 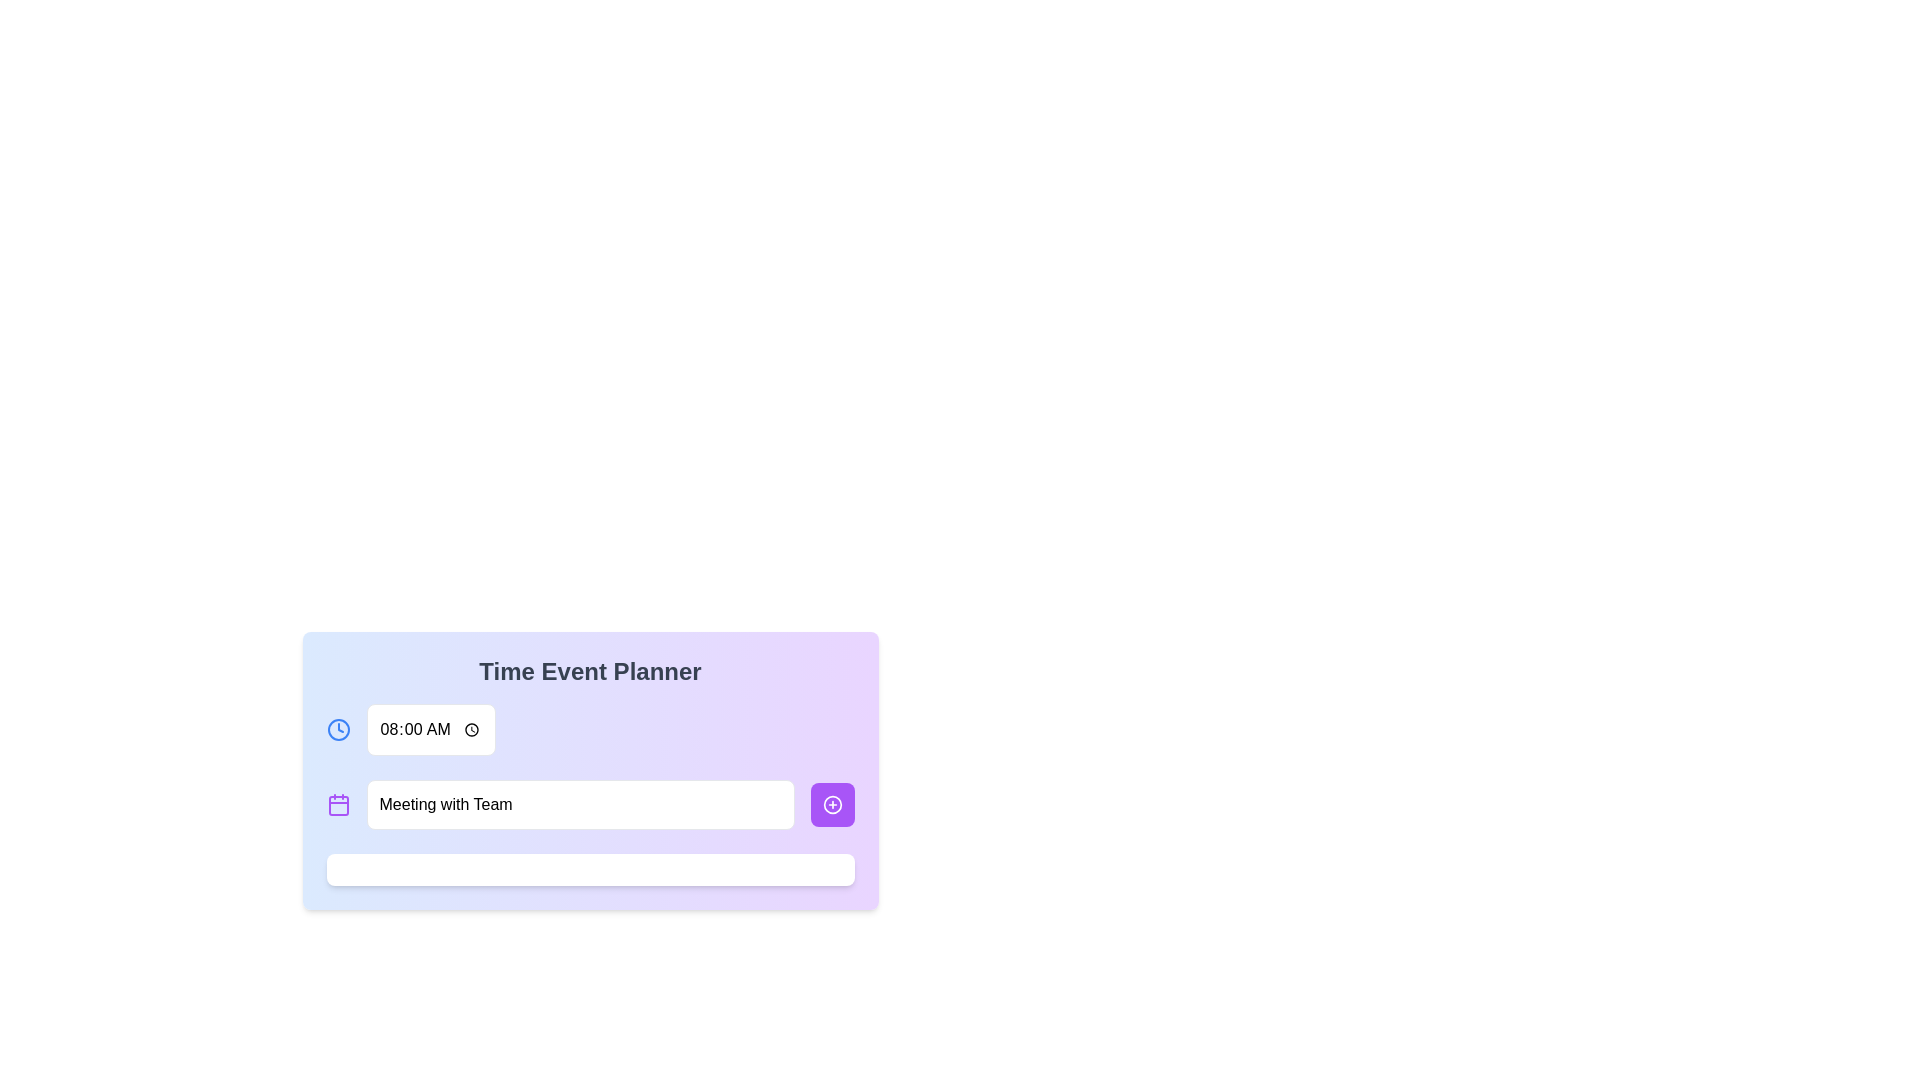 What do you see at coordinates (832, 804) in the screenshot?
I see `the button located to the far right of the 'Meeting with Team' input field` at bounding box center [832, 804].